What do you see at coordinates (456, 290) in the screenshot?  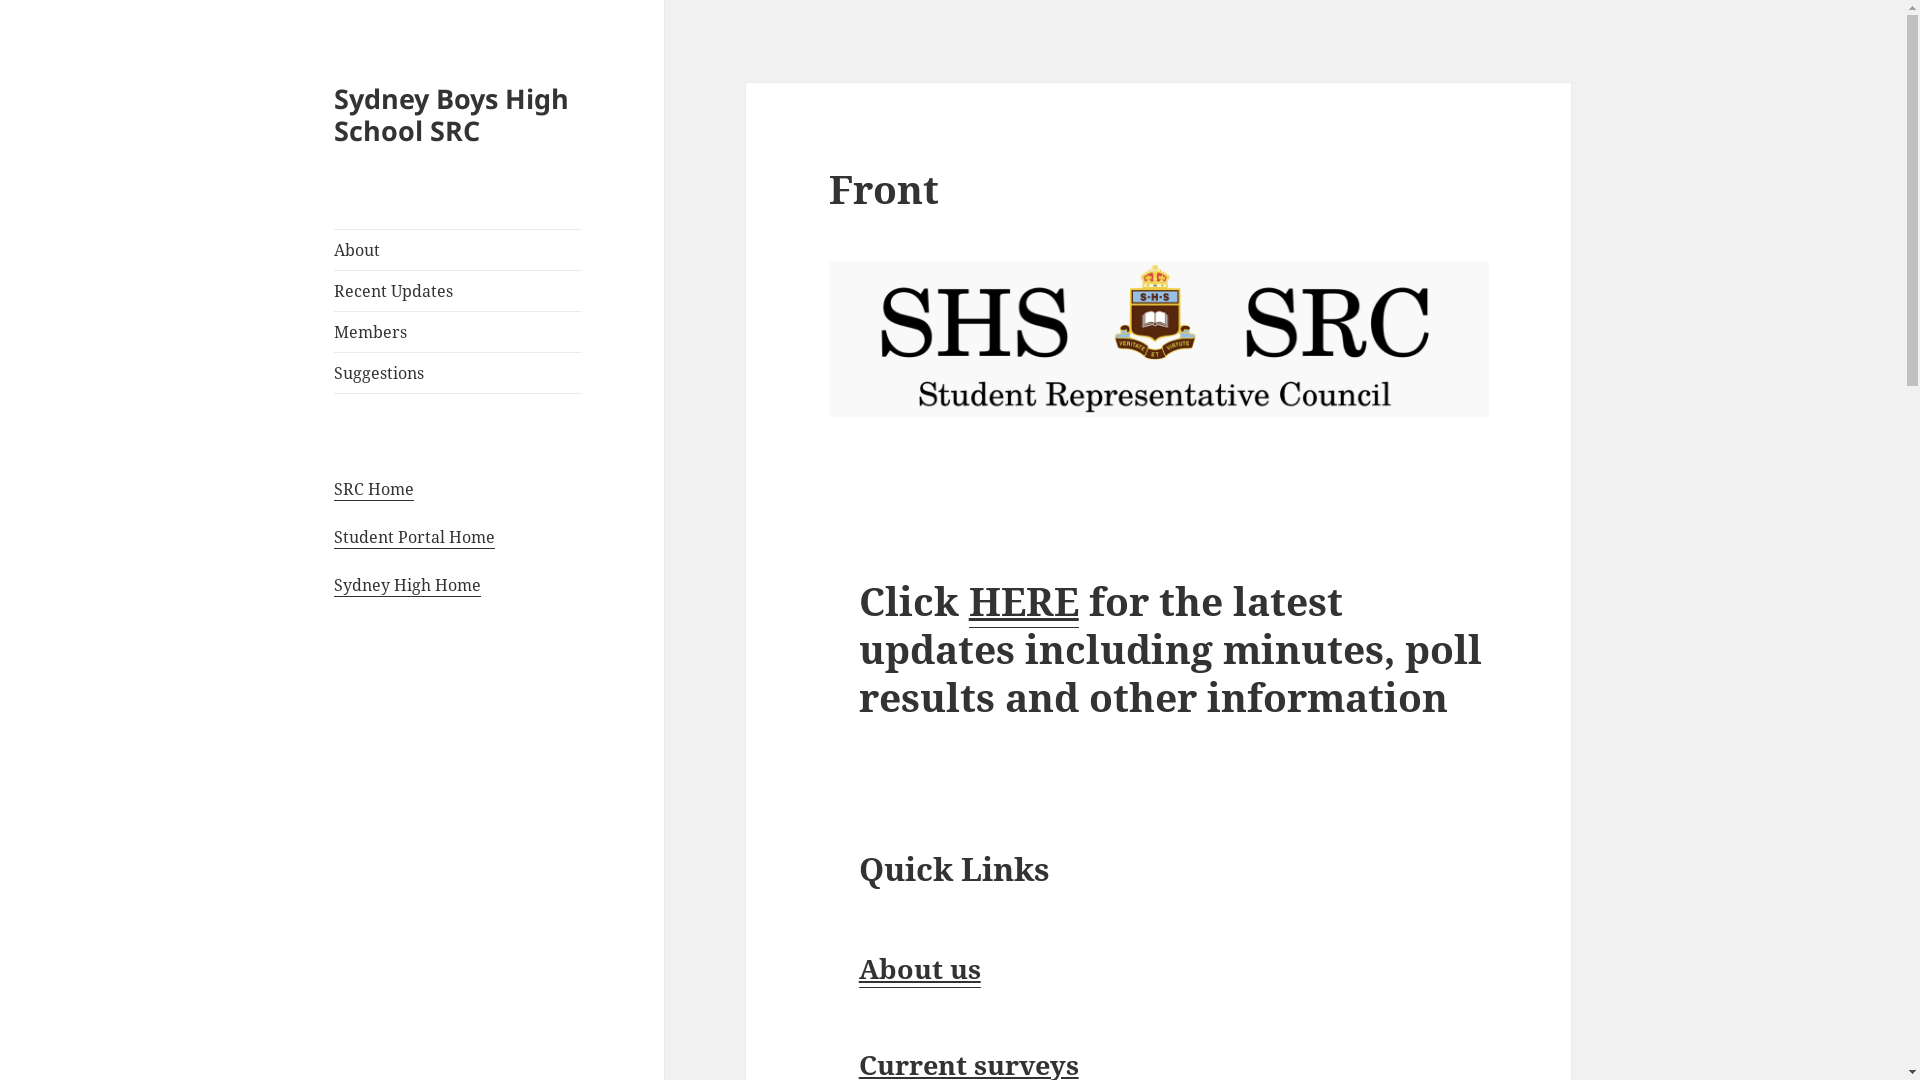 I see `'Recent Updates'` at bounding box center [456, 290].